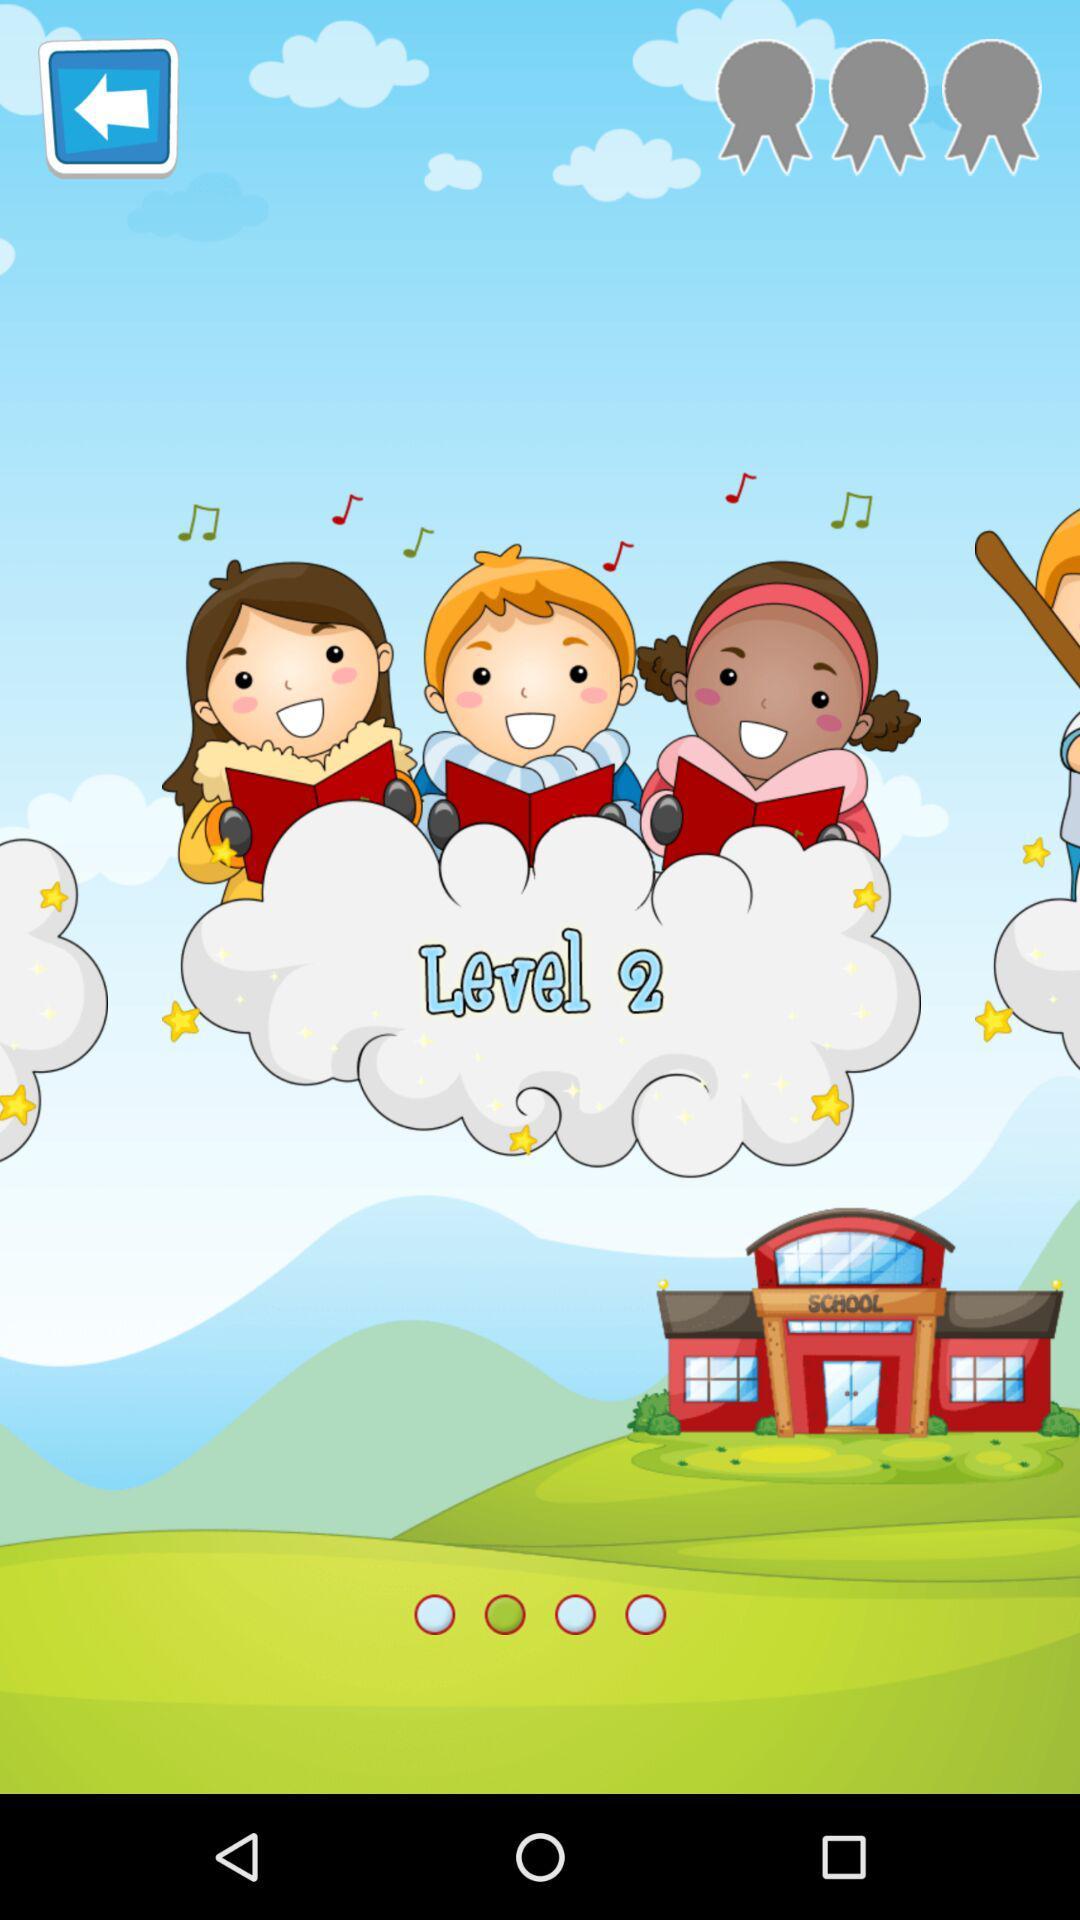  I want to click on move to the 2nd level, so click(877, 106).